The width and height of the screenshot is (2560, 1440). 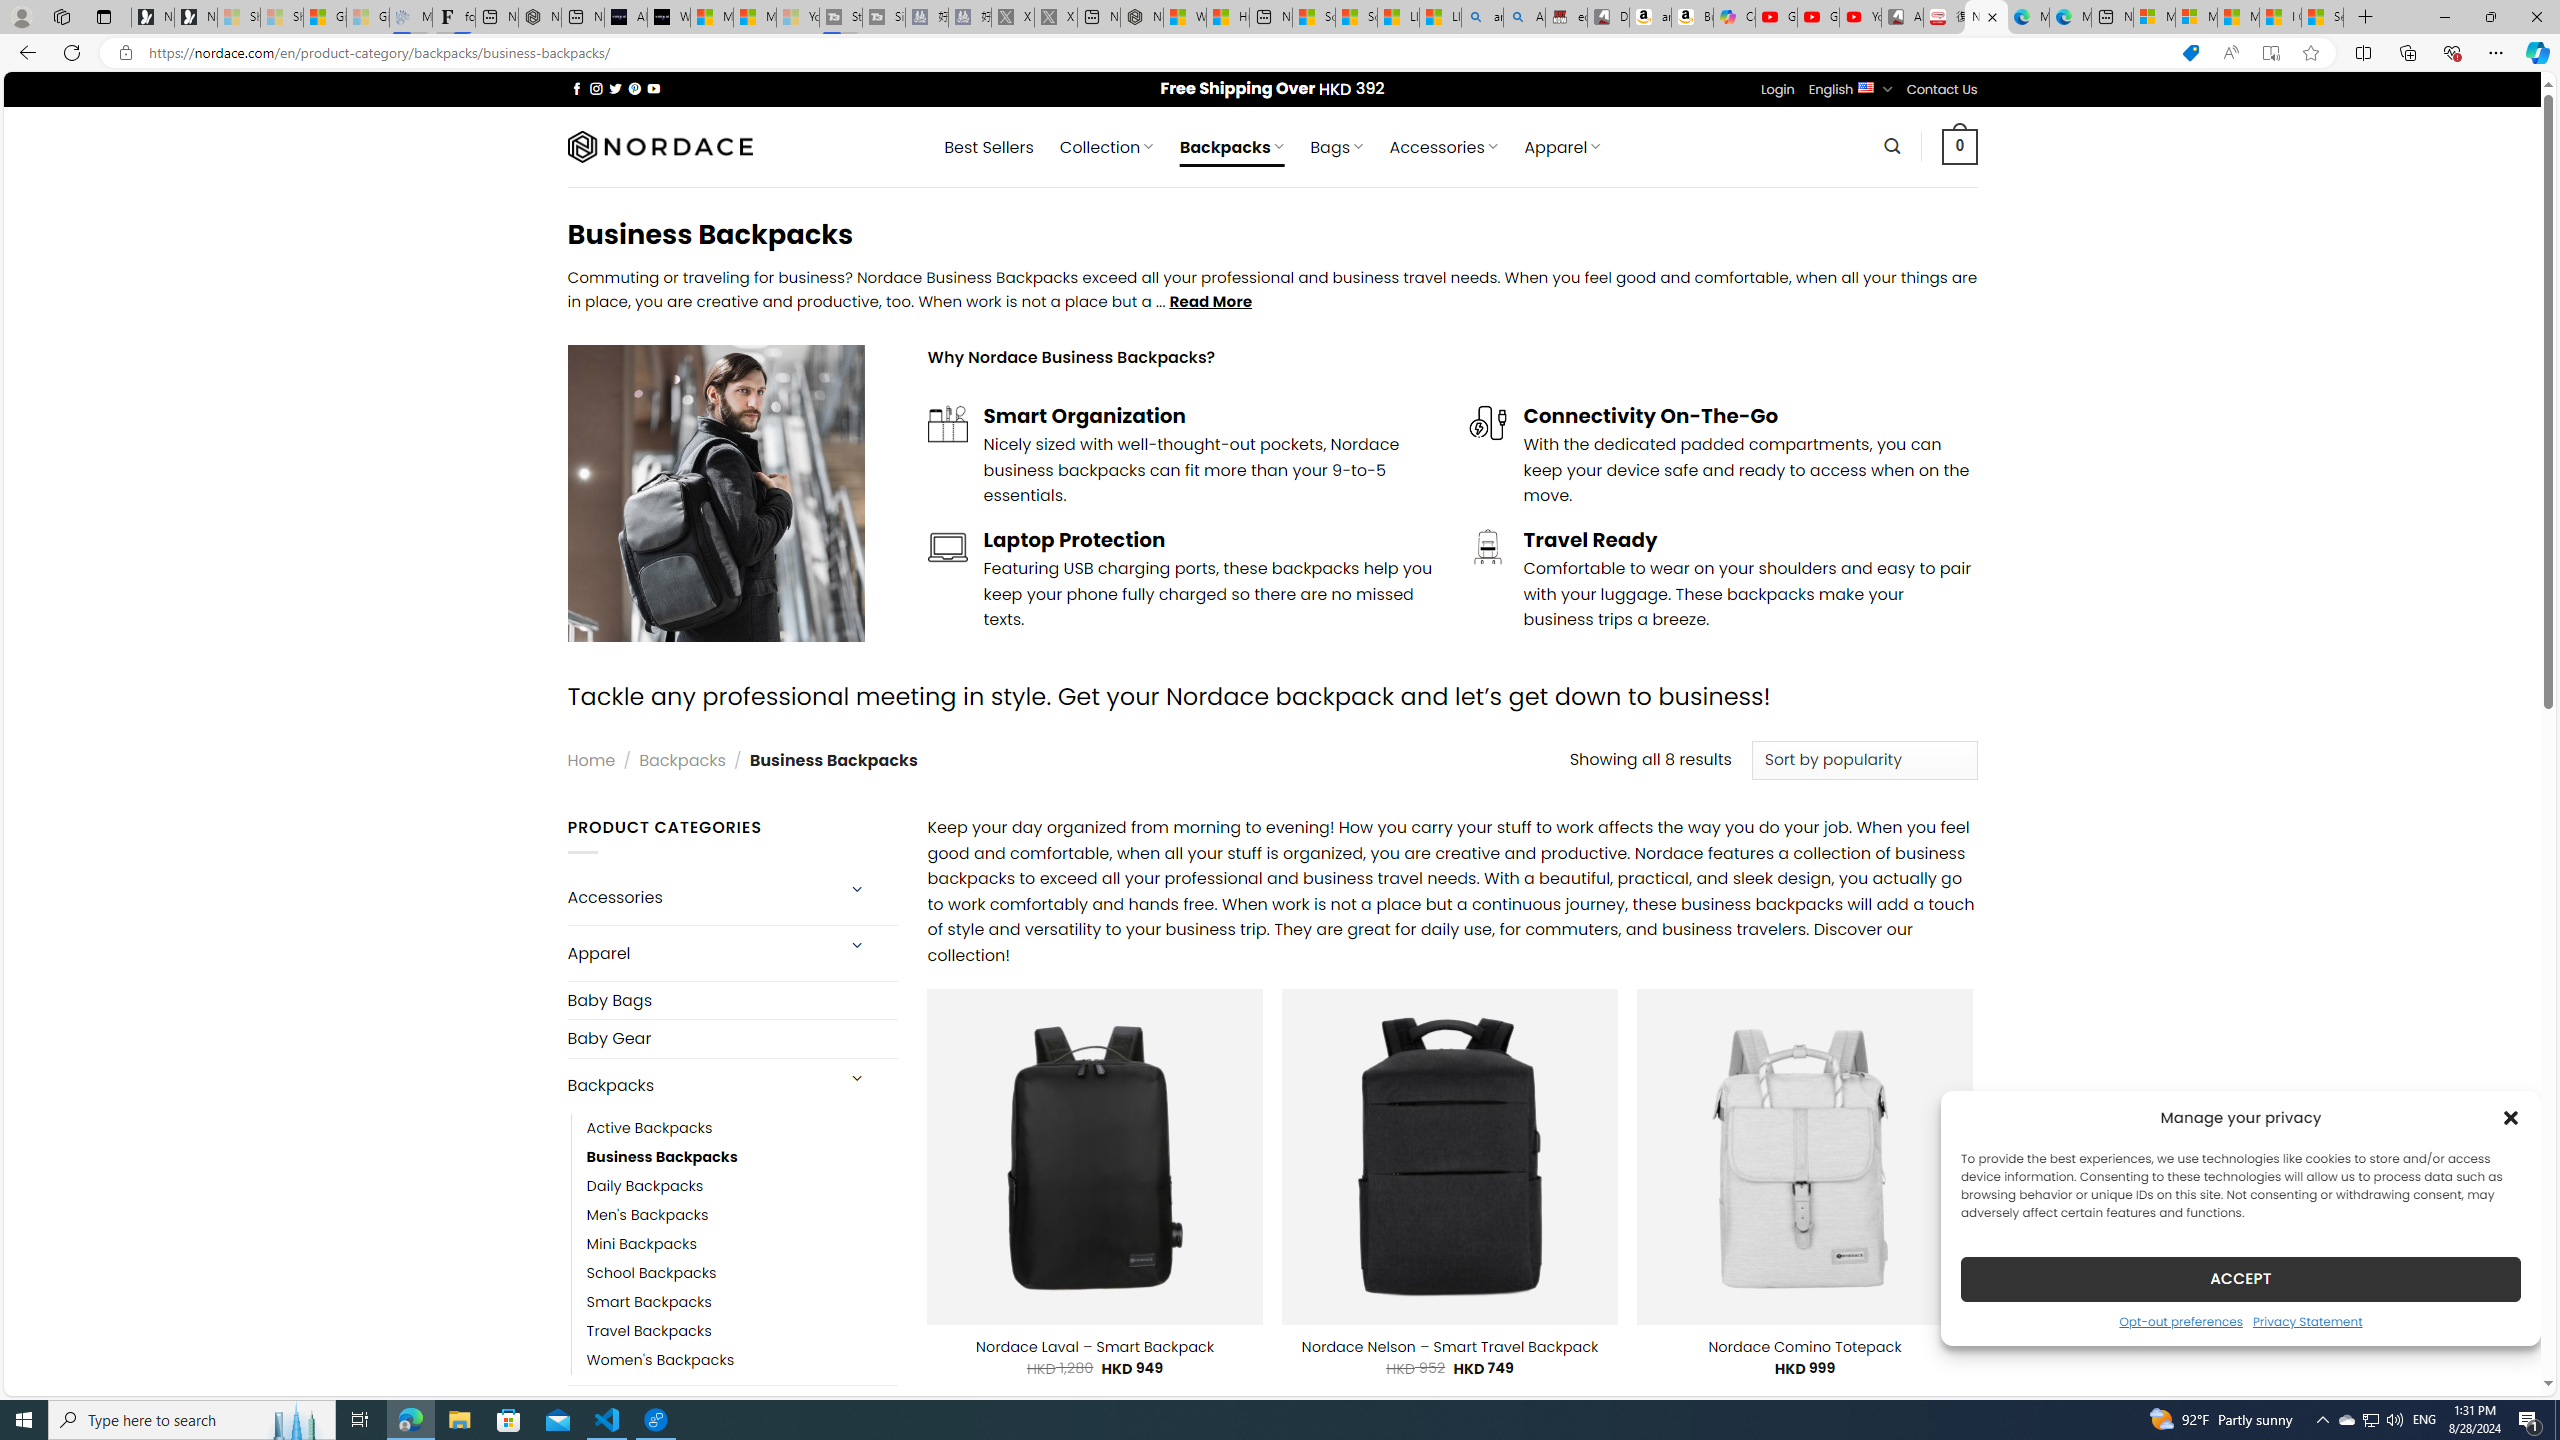 What do you see at coordinates (2270, 53) in the screenshot?
I see `'Enter Immersive Reader (F9)'` at bounding box center [2270, 53].